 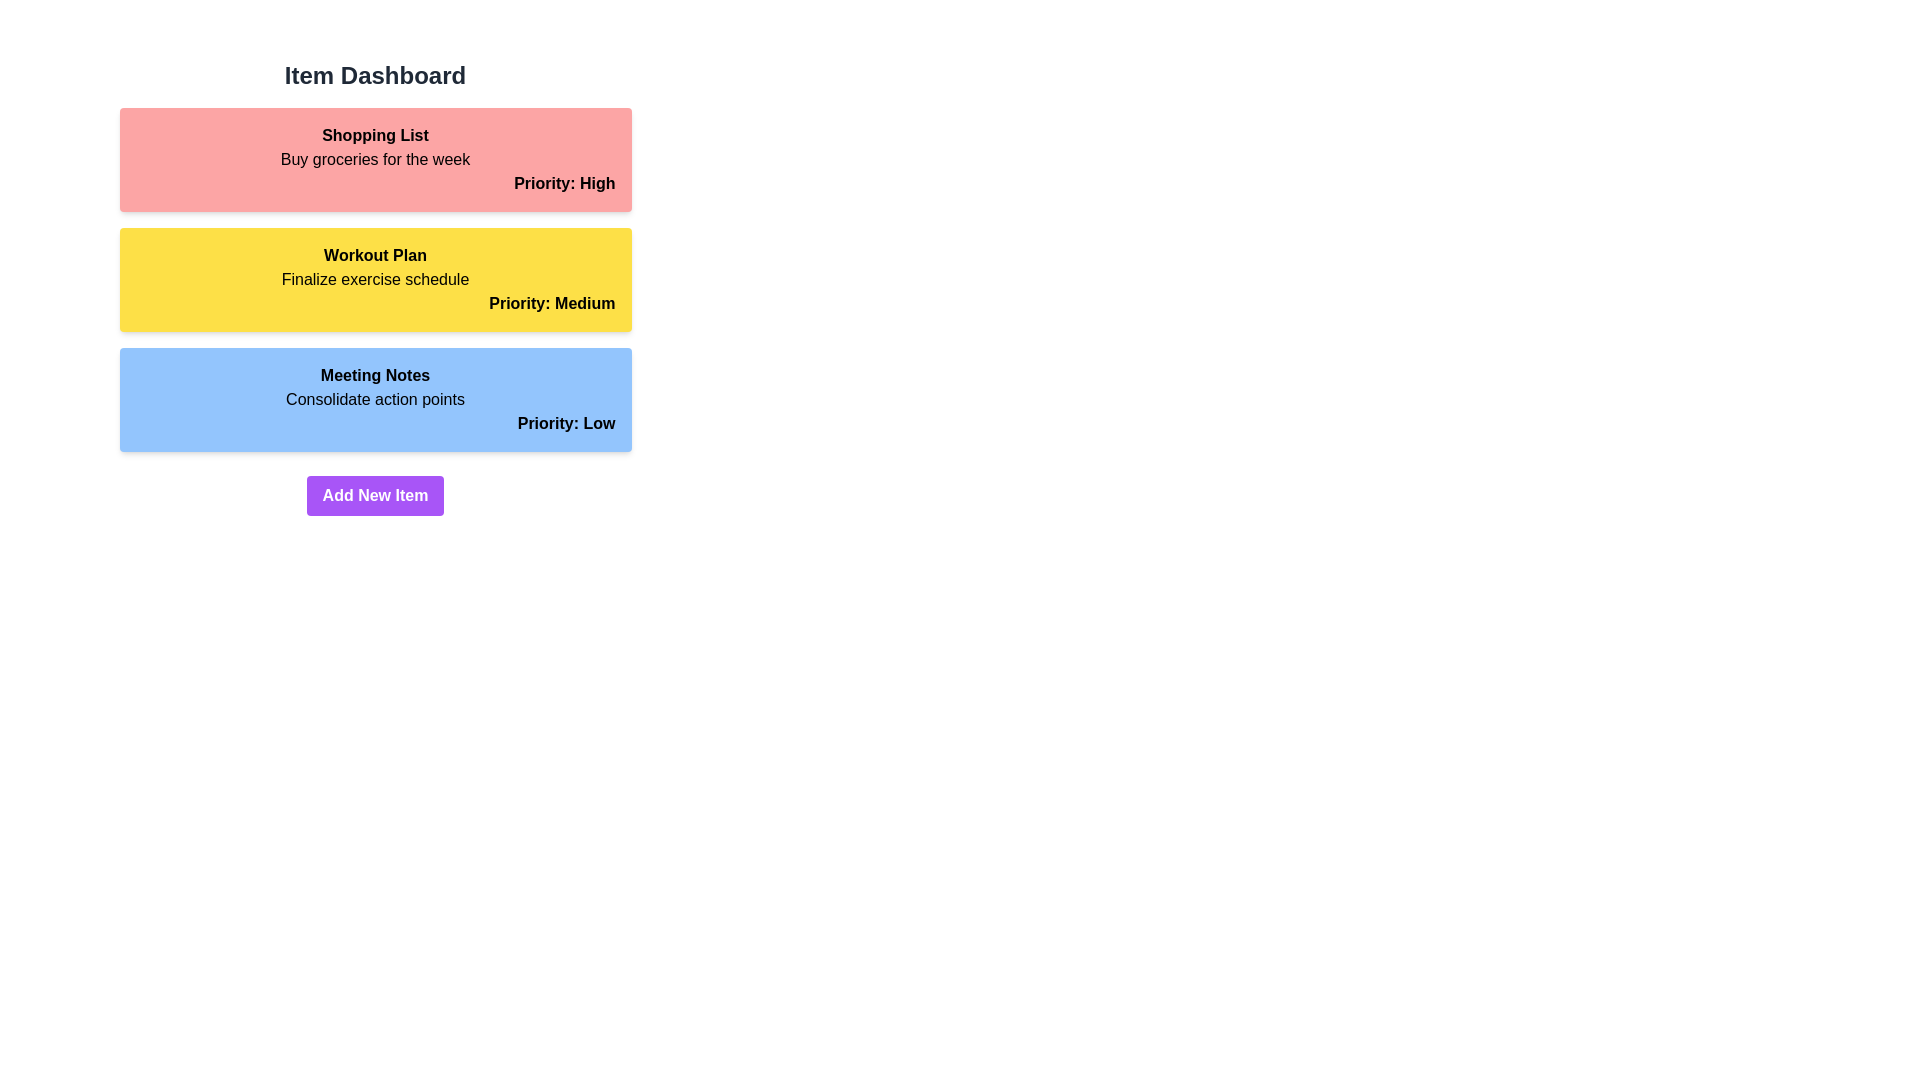 I want to click on 'Add New Item' button to append a new item to the list, so click(x=374, y=495).